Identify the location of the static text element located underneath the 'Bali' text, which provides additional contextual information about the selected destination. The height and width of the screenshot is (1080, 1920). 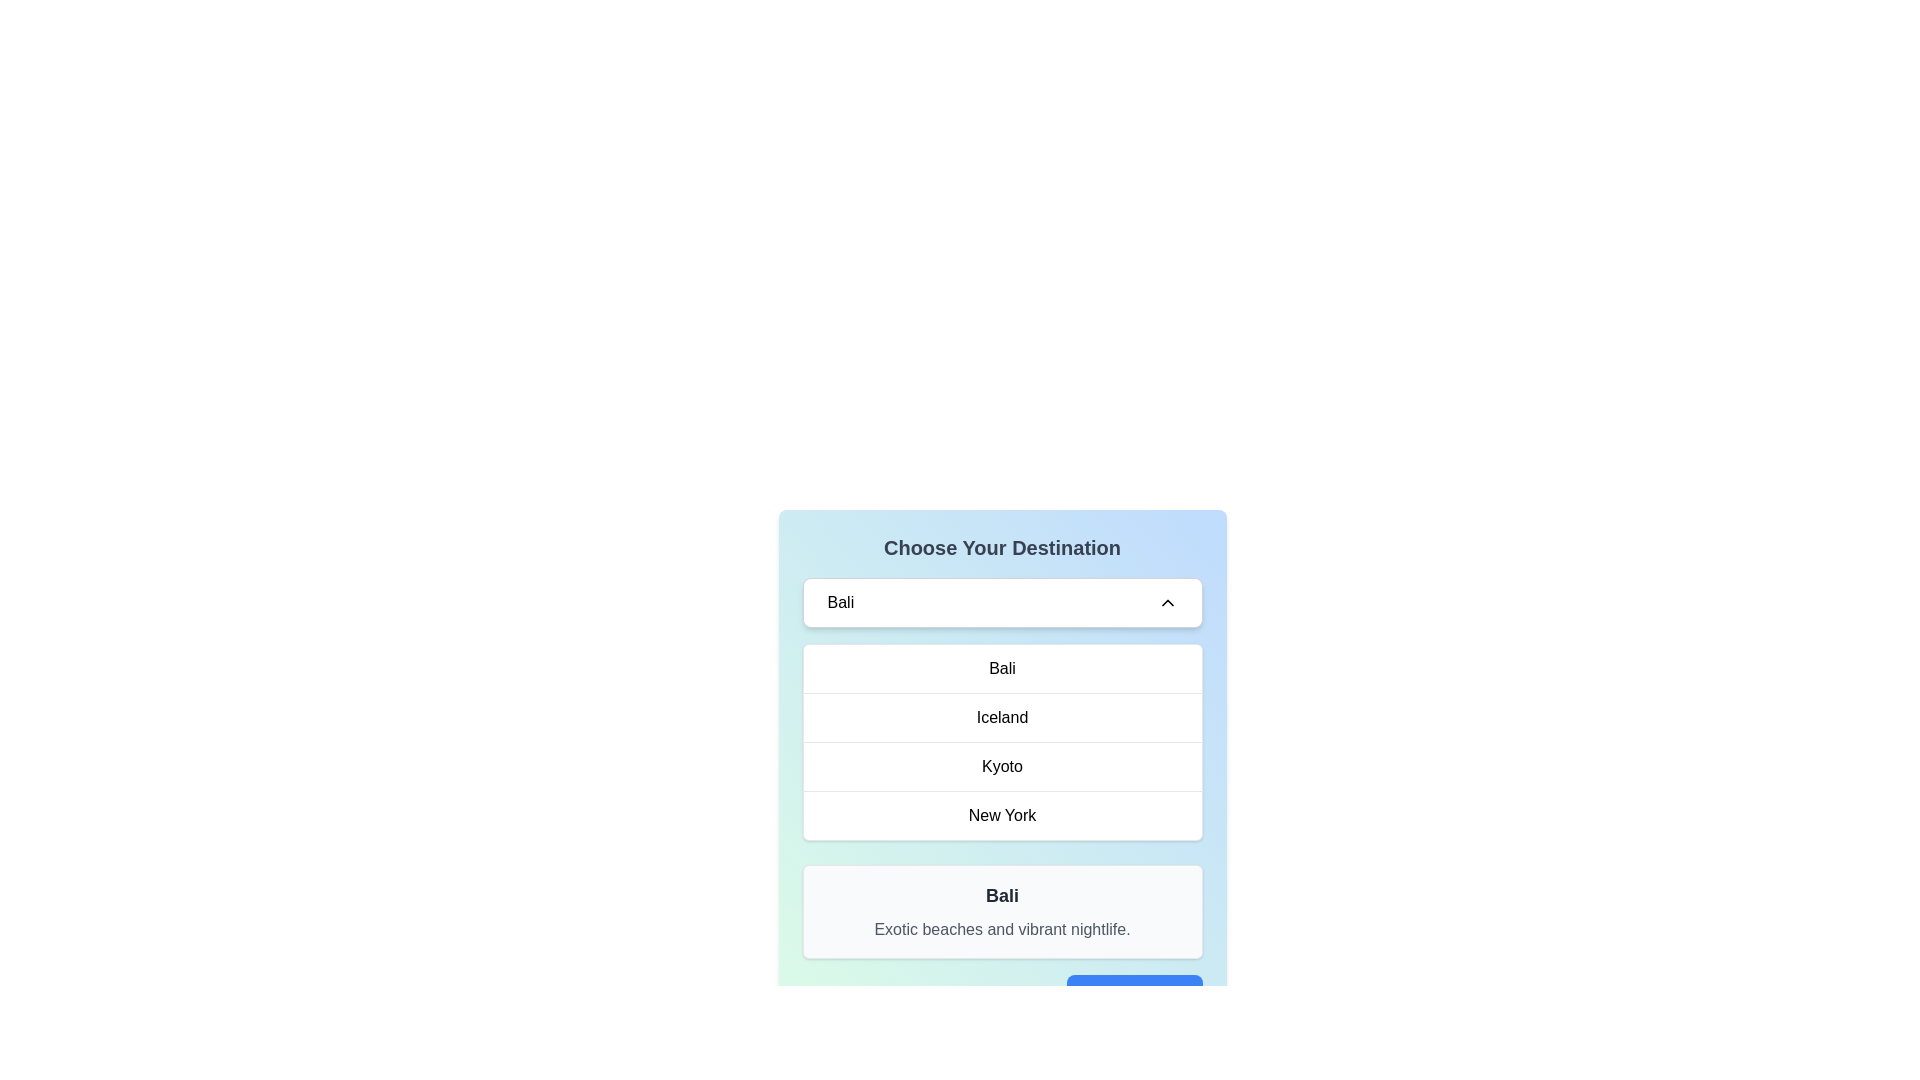
(1002, 929).